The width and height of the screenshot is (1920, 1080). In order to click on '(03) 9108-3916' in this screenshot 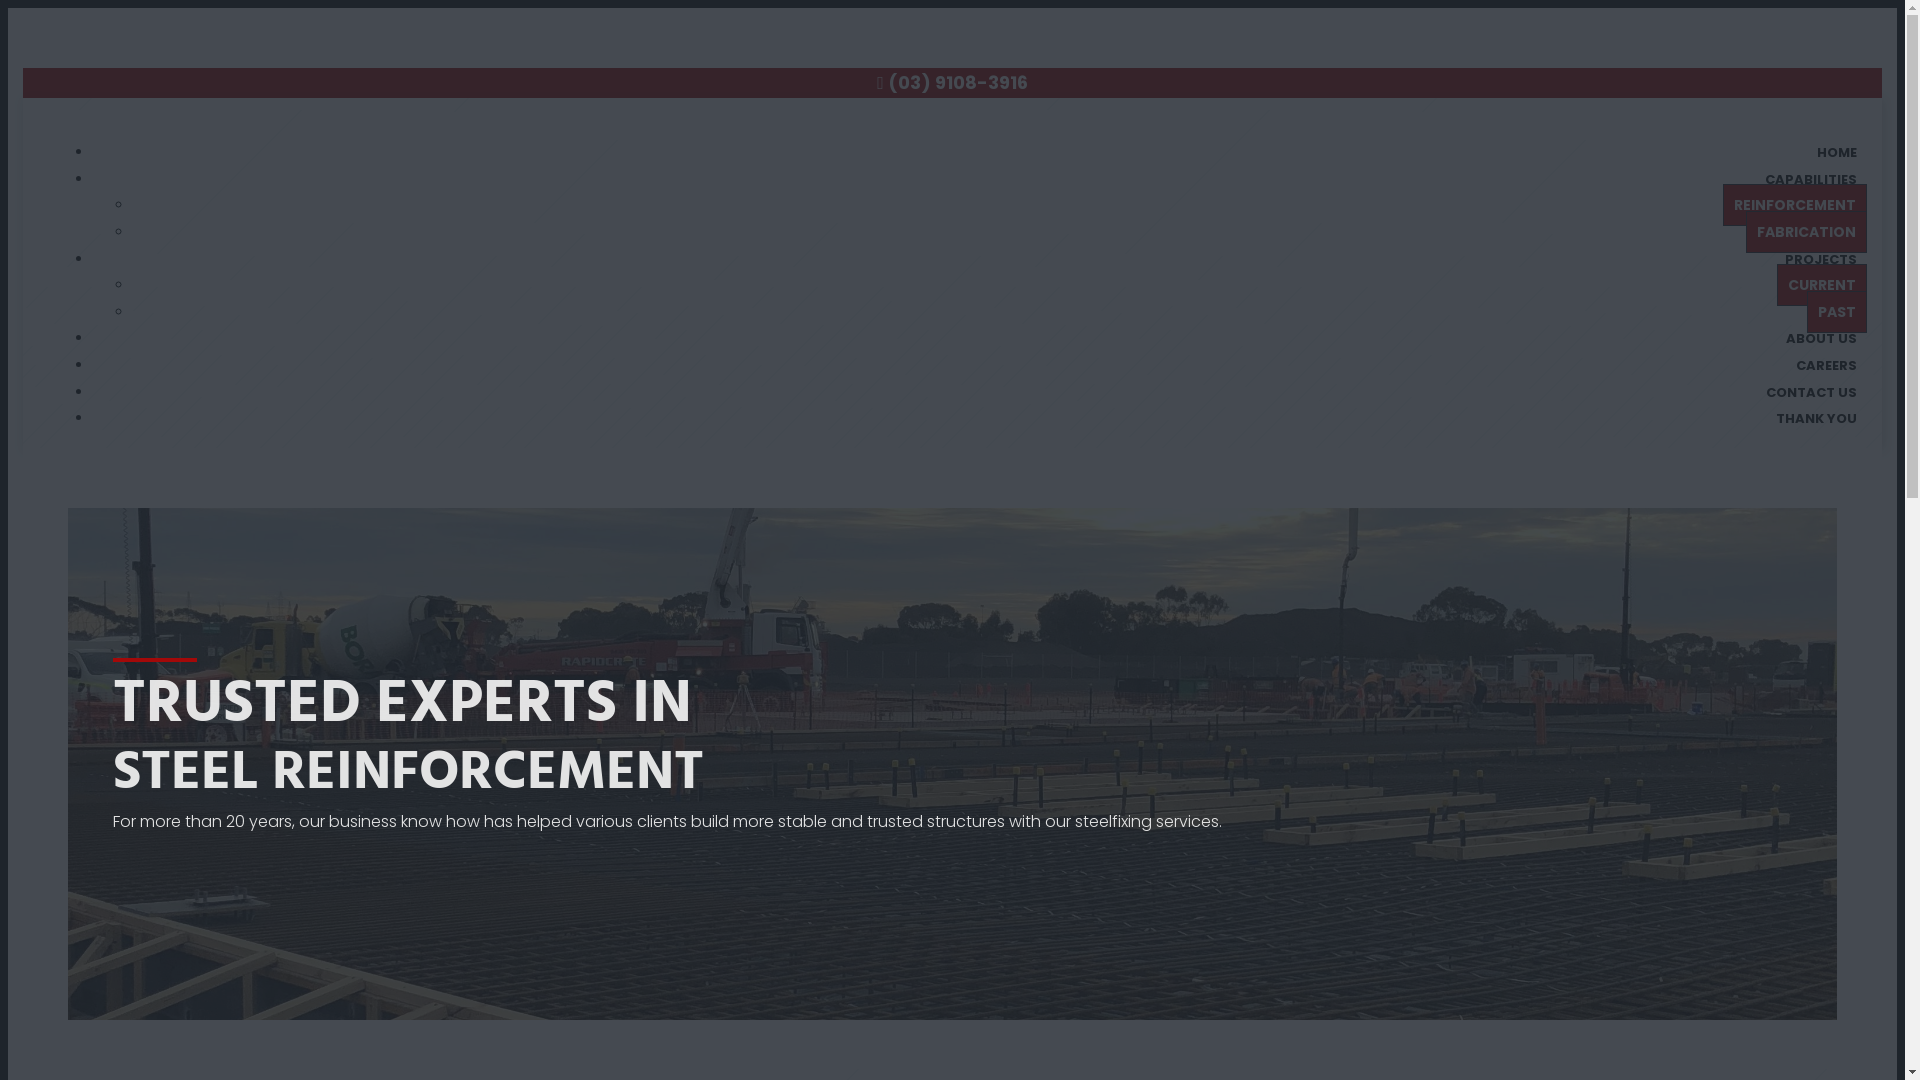, I will do `click(887, 81)`.